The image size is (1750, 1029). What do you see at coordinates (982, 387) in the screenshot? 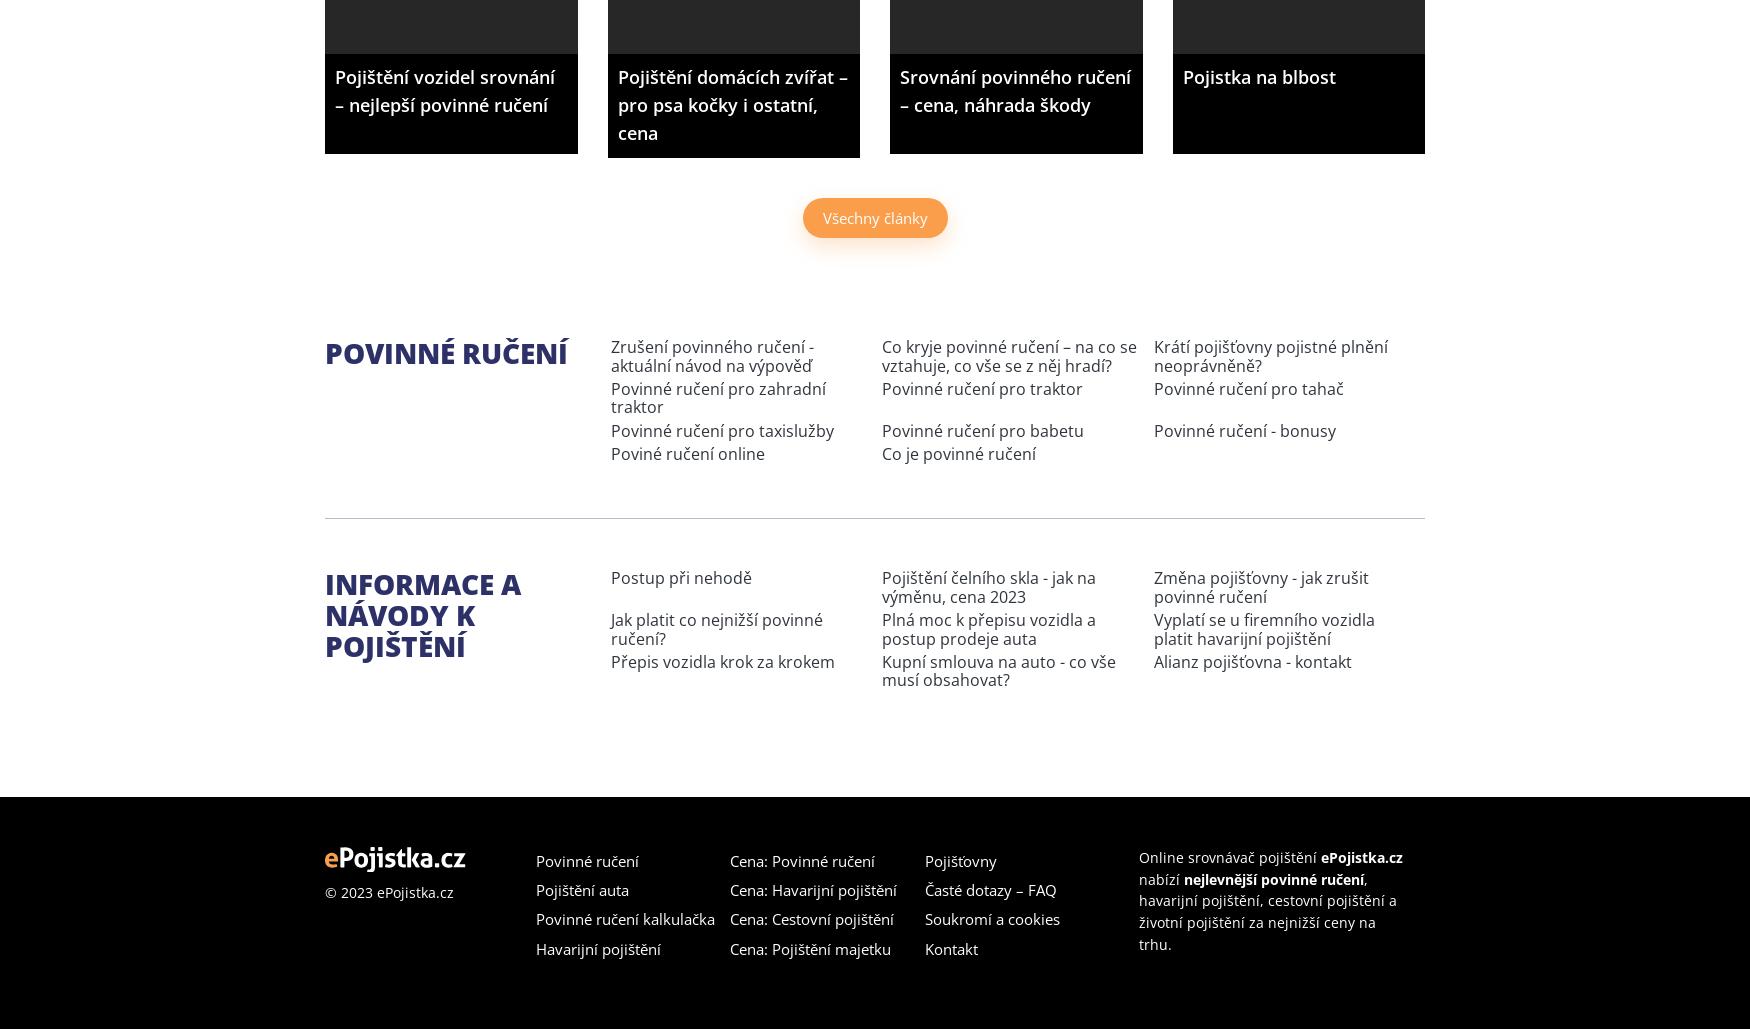
I see `'Povinné ručení pro traktor'` at bounding box center [982, 387].